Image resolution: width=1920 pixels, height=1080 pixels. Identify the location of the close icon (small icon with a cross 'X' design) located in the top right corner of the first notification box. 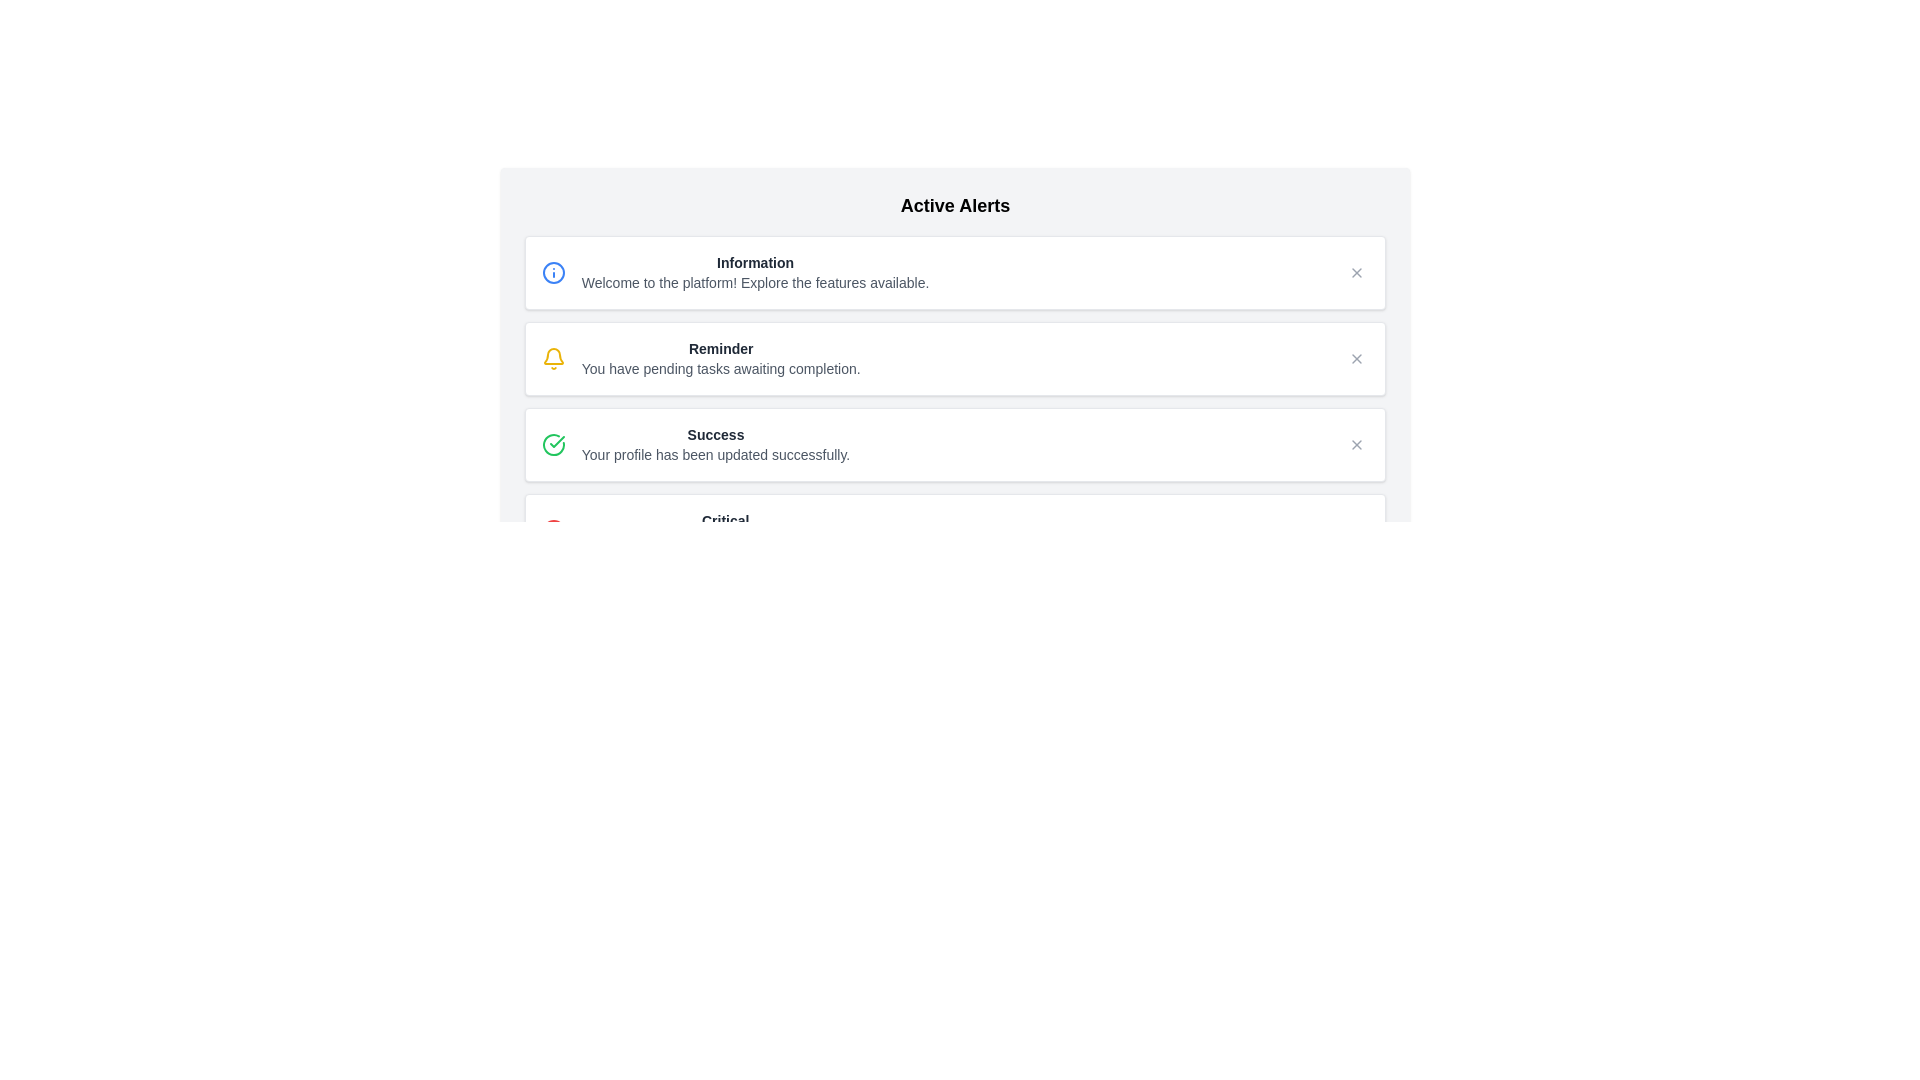
(1357, 273).